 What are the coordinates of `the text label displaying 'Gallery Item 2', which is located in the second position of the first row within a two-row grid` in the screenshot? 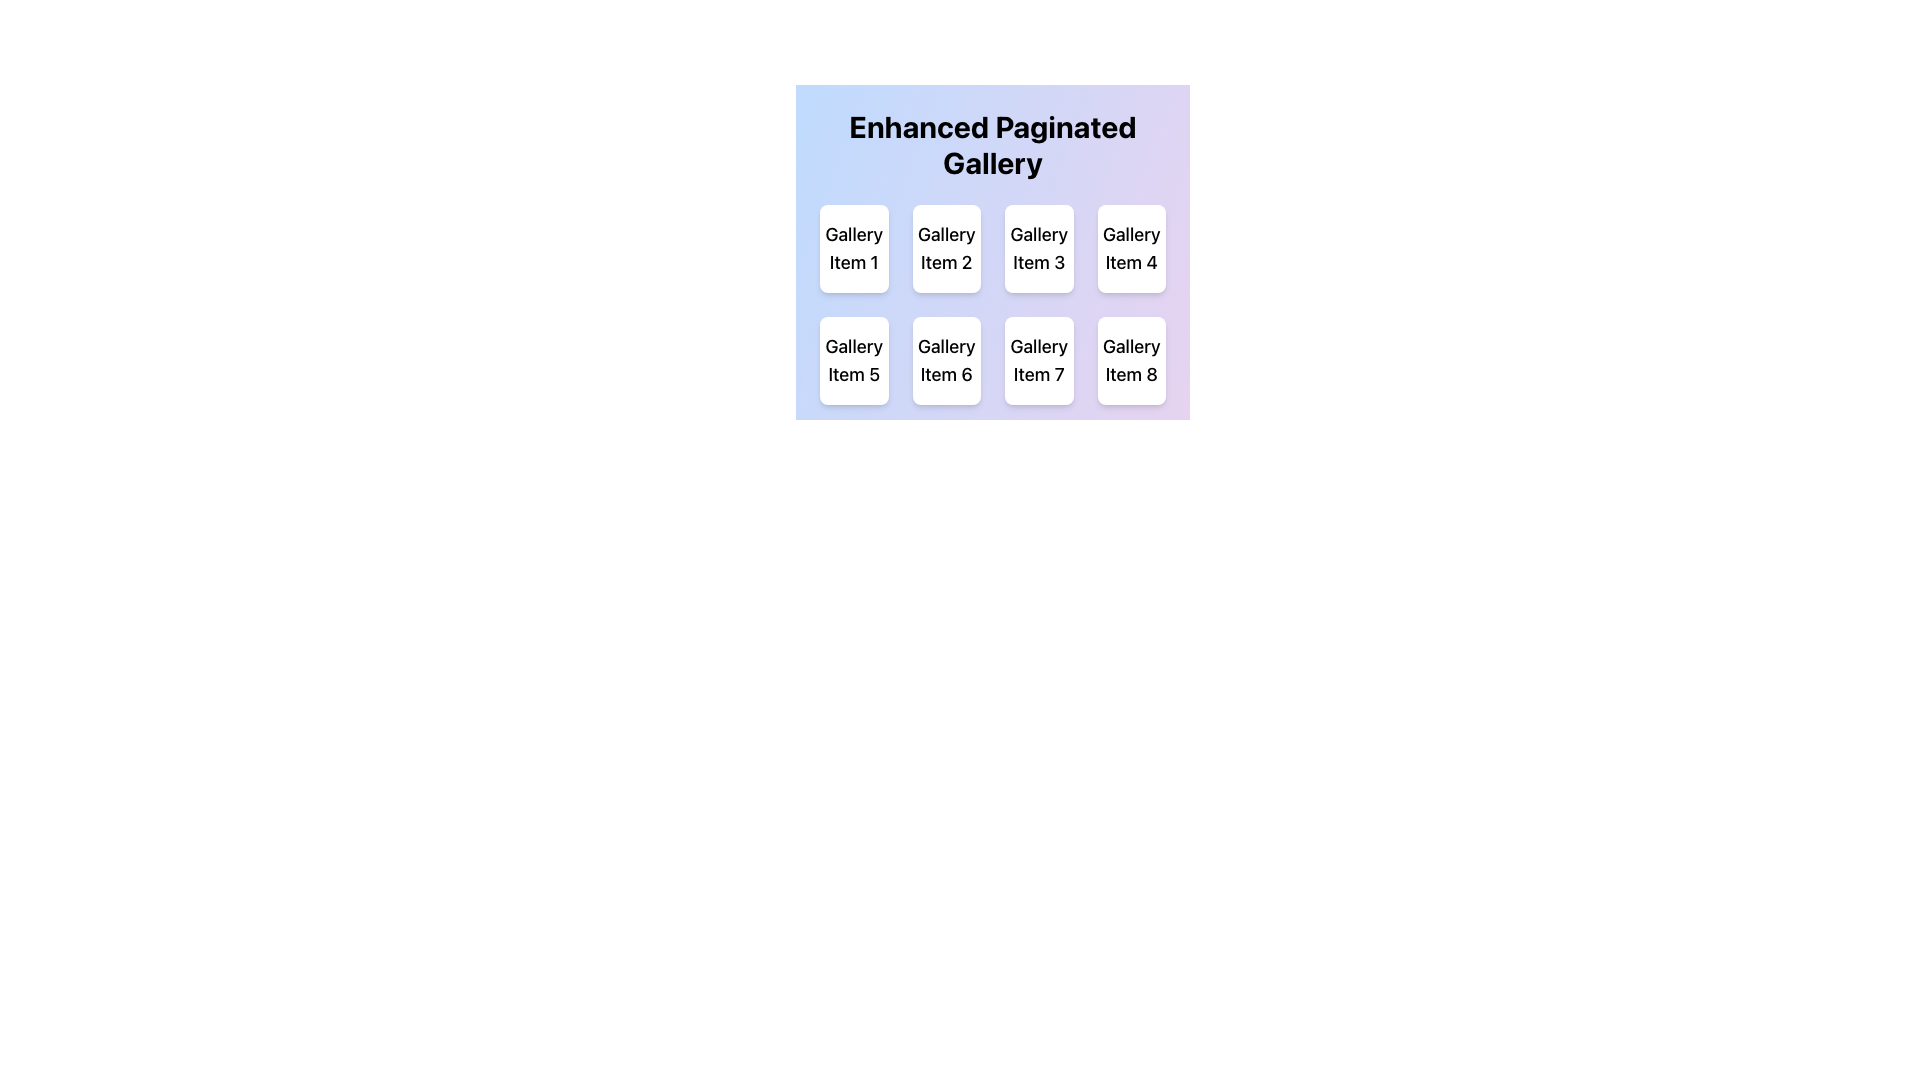 It's located at (945, 248).